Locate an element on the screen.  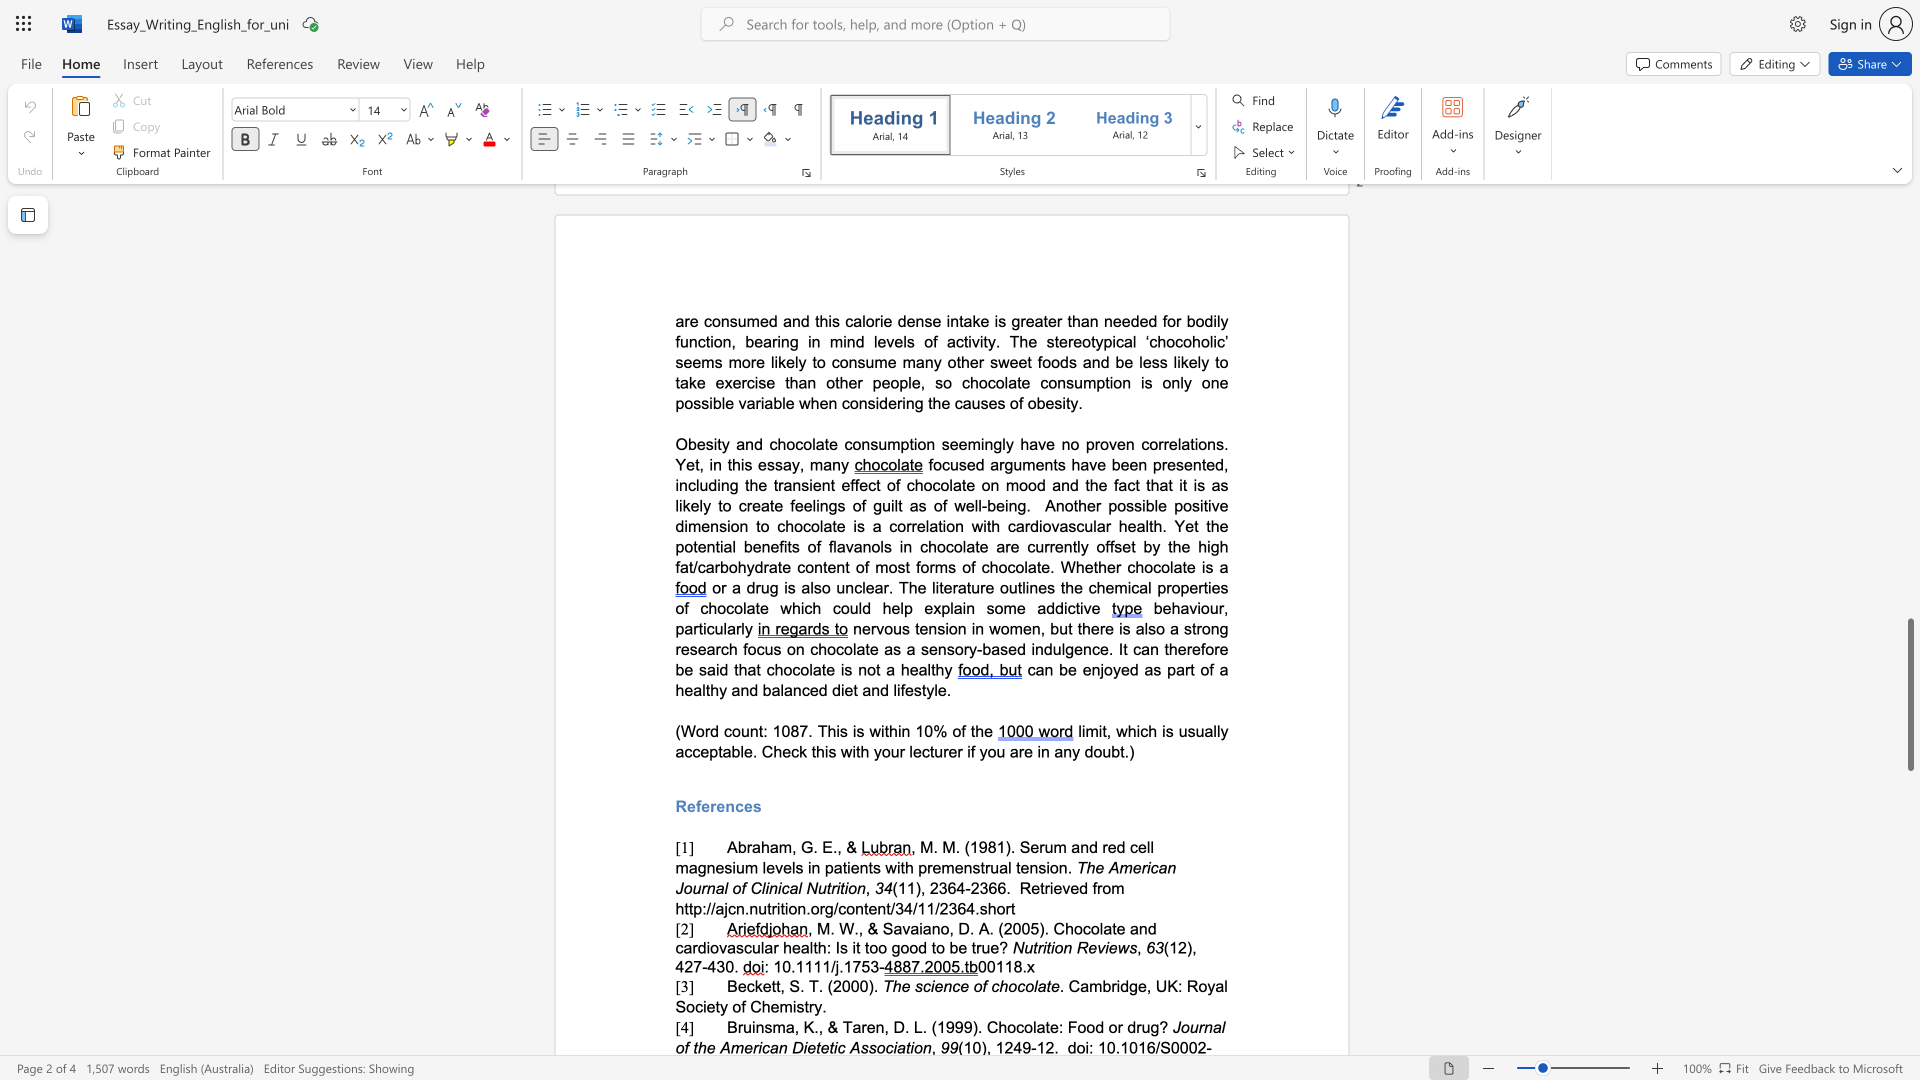
the scrollbar to move the content higher is located at coordinates (1909, 589).